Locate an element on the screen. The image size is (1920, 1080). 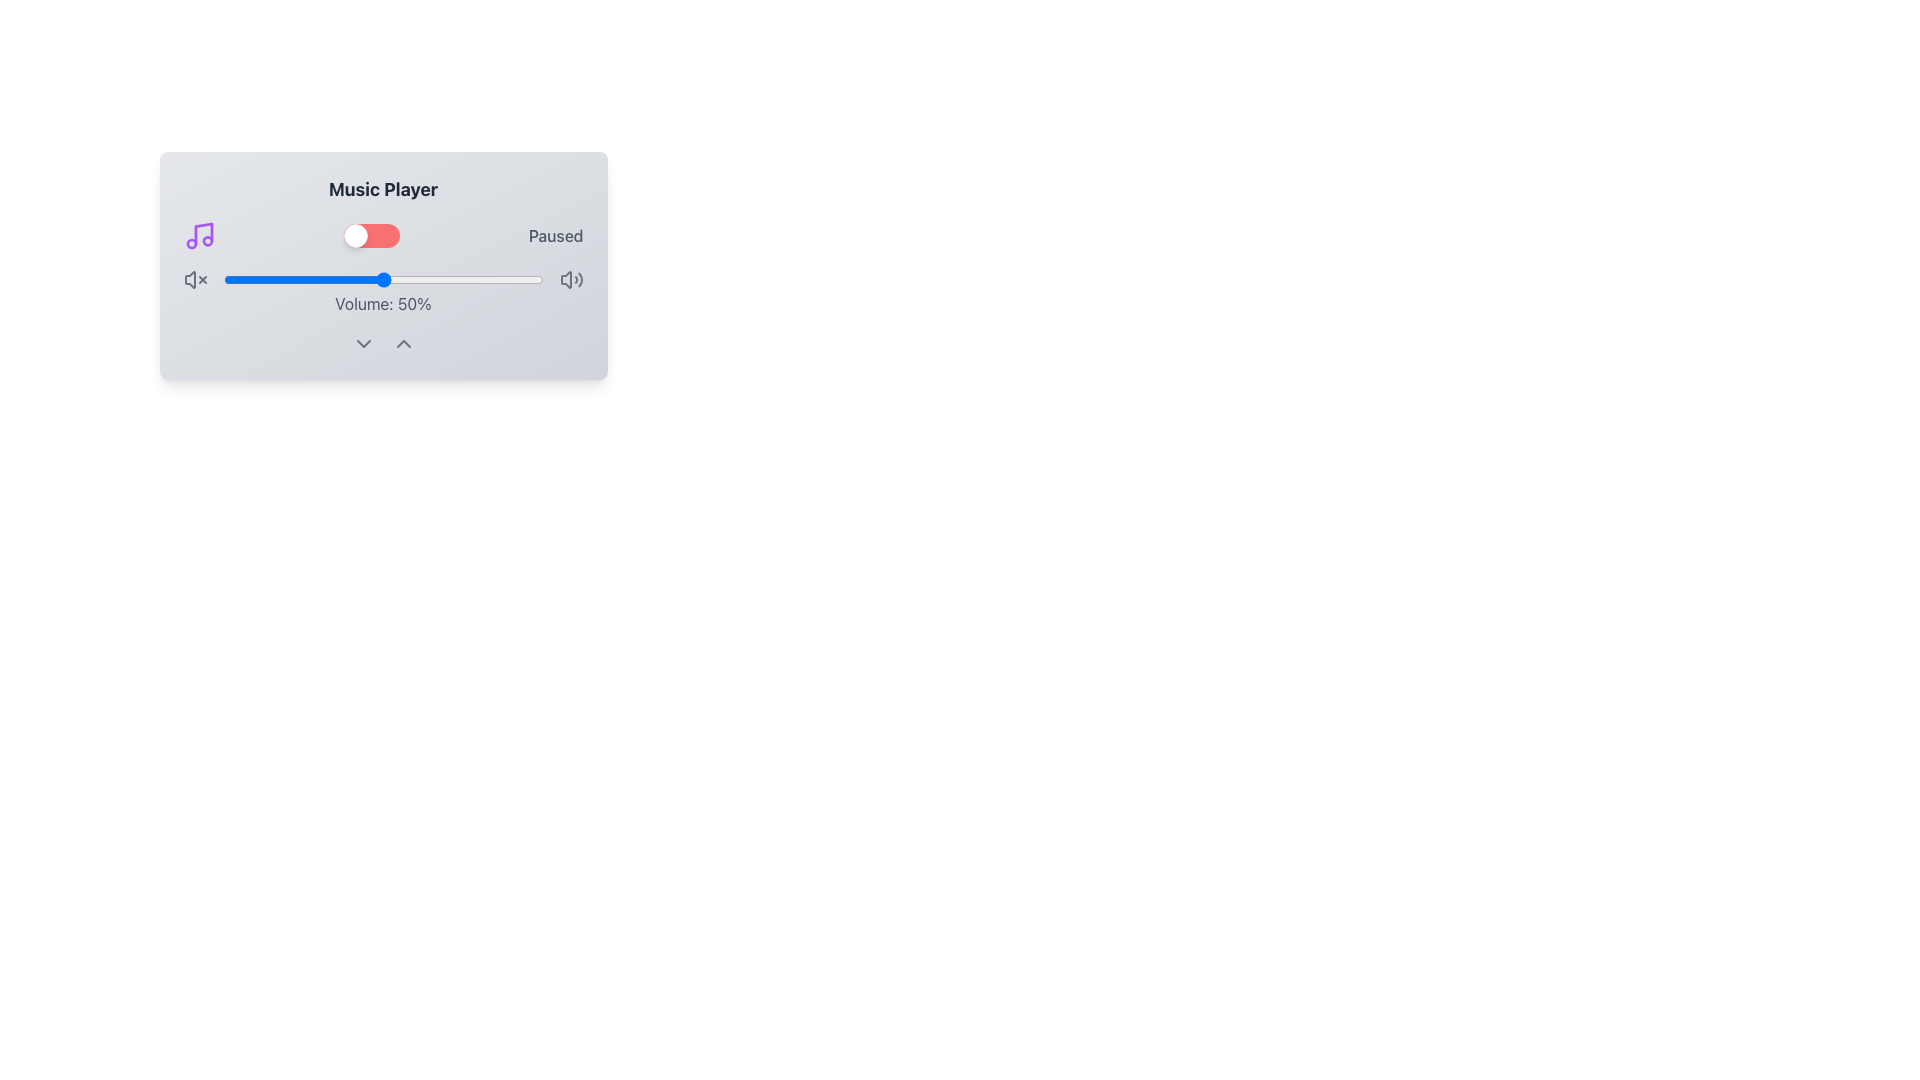
volume is located at coordinates (348, 280).